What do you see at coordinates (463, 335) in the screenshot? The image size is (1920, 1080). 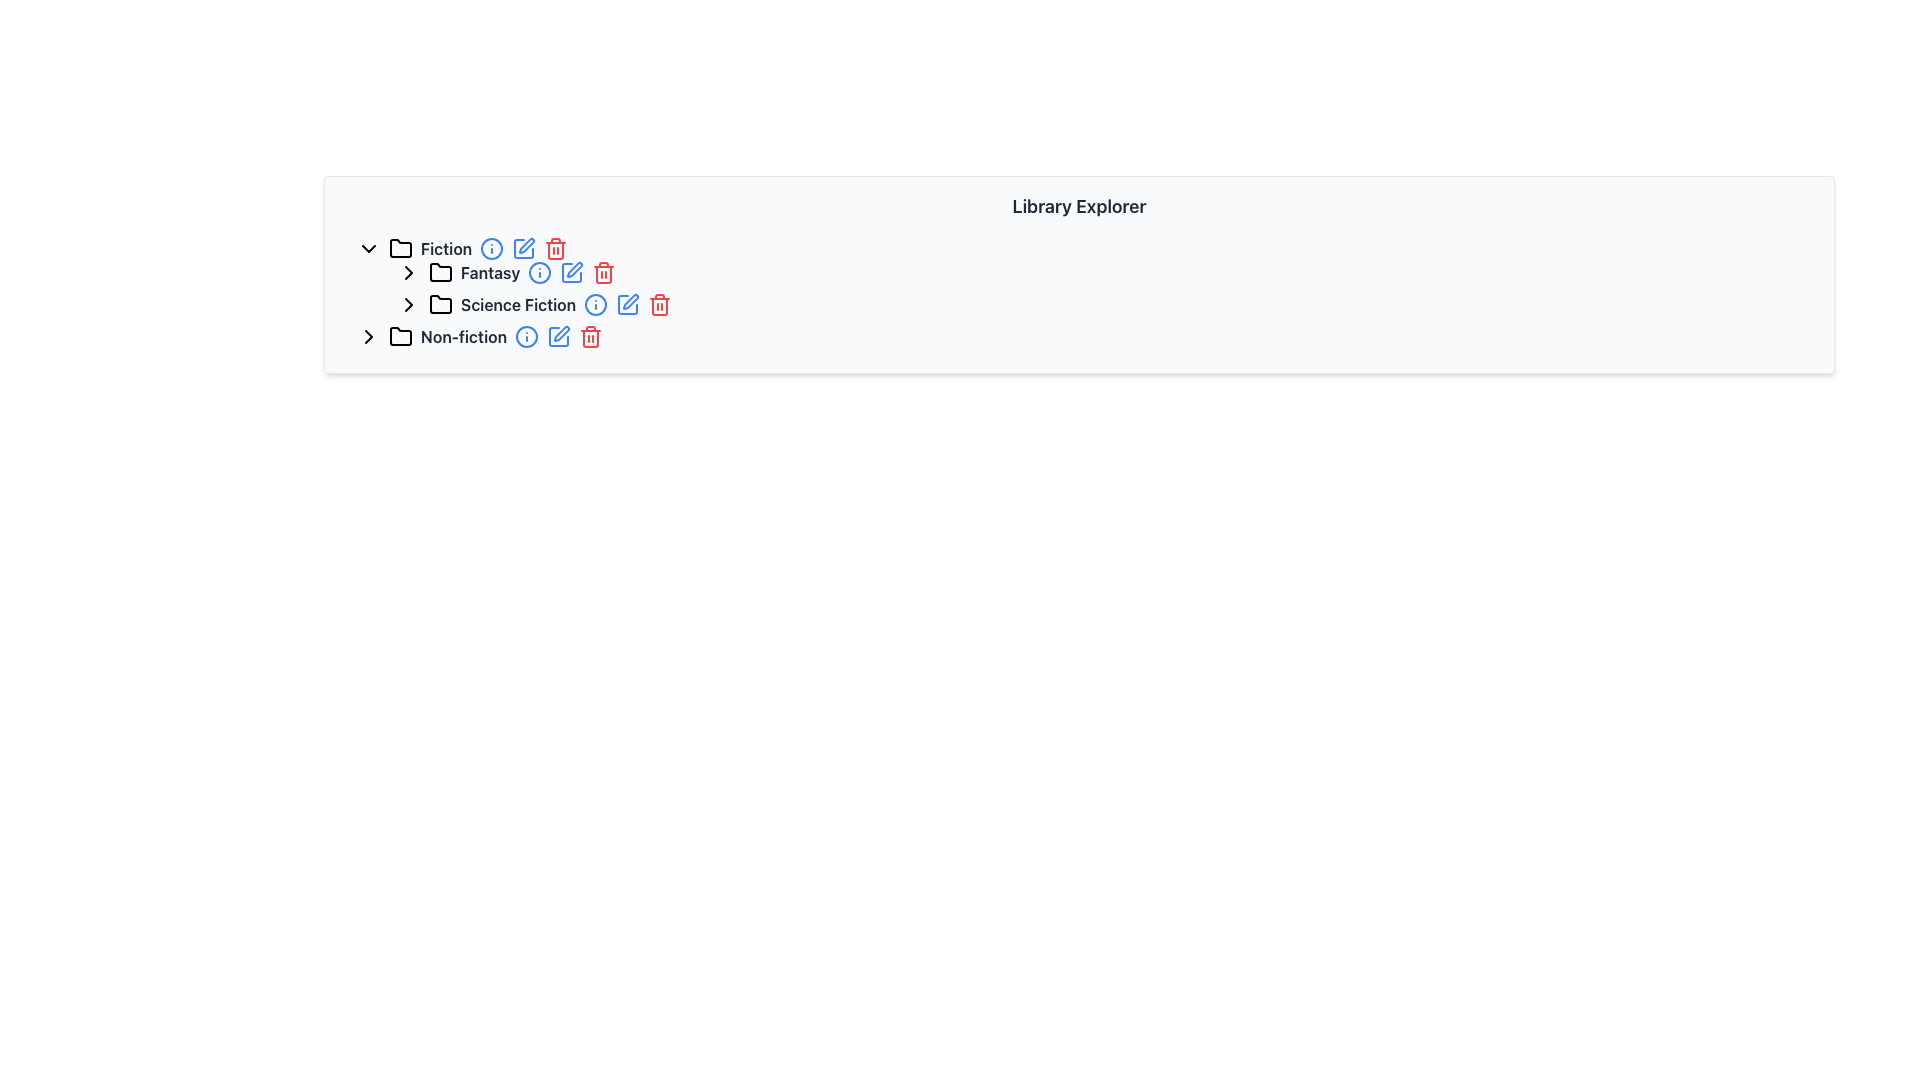 I see `the static text label that indicates a category of content, located under the folder hierarchy starting with 'Fiction', and sibling to 'Fantasy' and 'Science Fiction'` at bounding box center [463, 335].